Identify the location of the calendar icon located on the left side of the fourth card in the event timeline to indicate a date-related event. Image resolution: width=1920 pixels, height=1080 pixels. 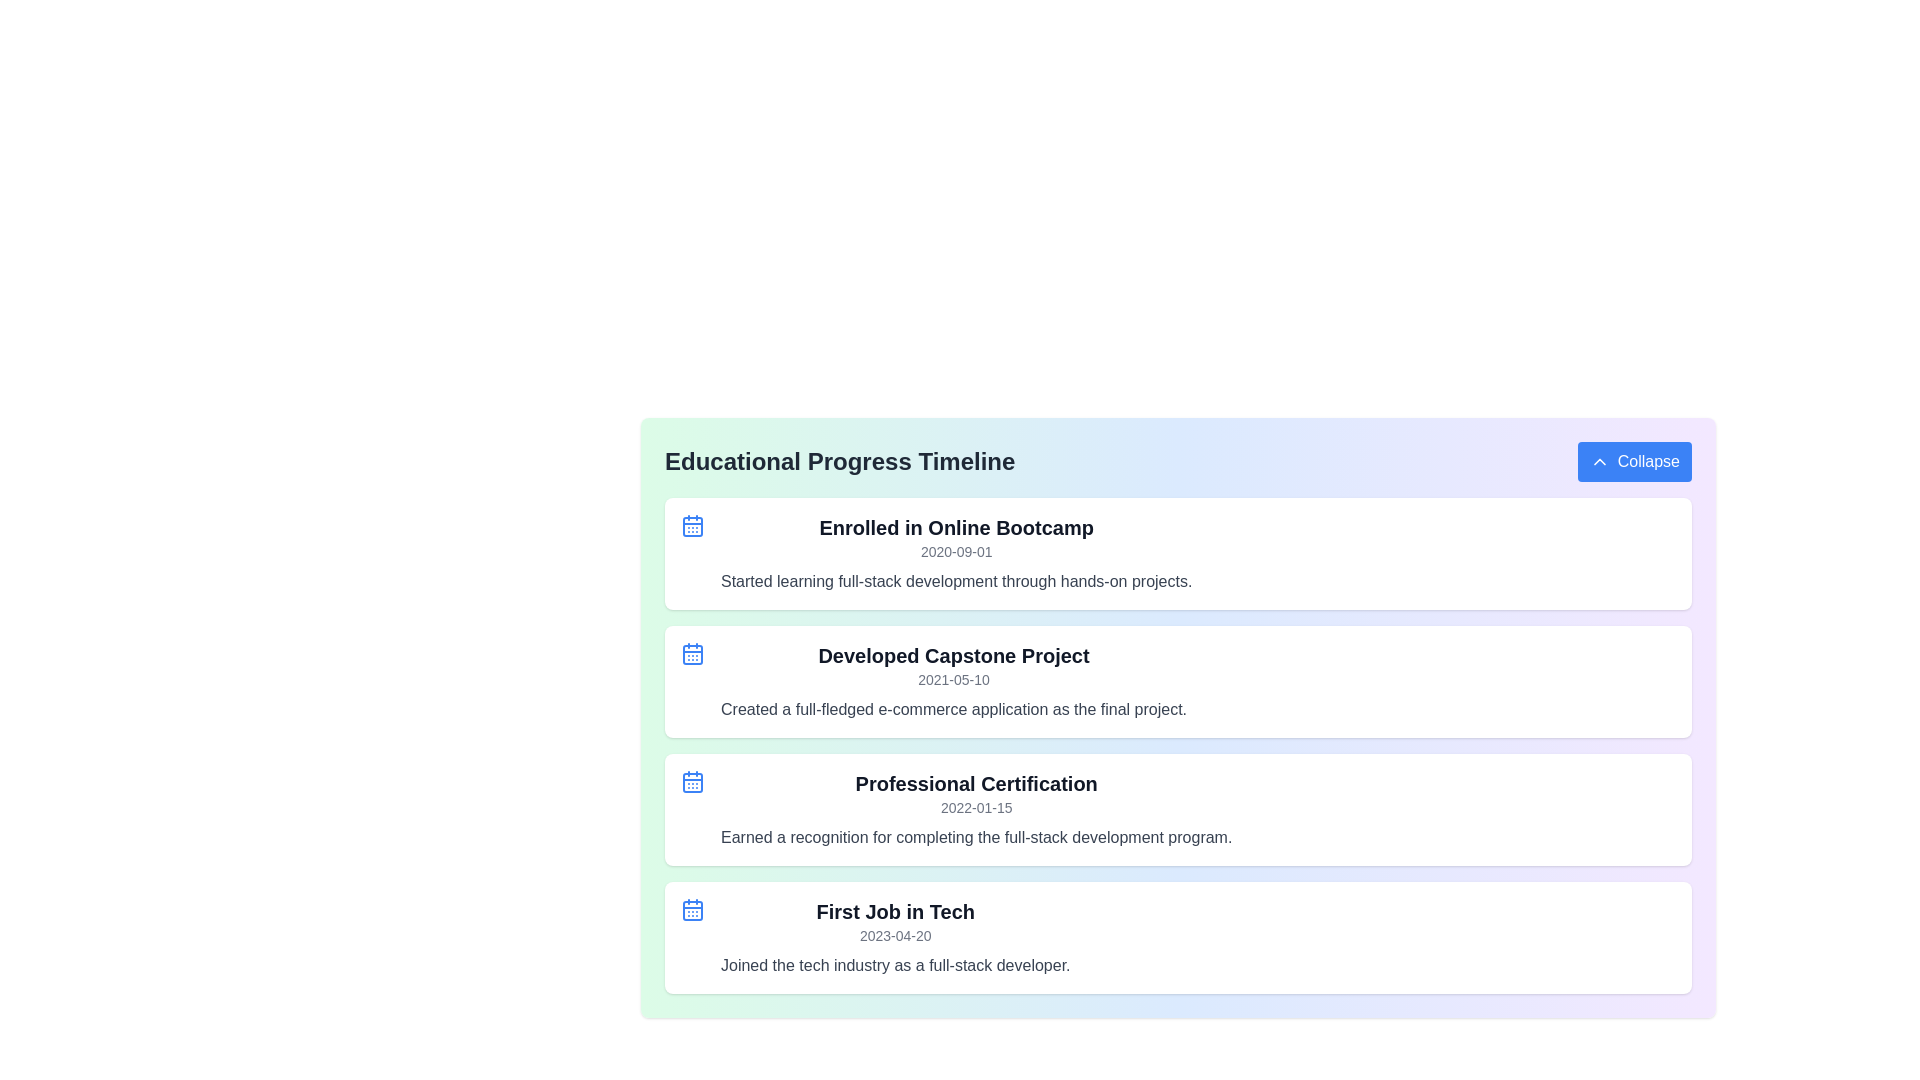
(692, 910).